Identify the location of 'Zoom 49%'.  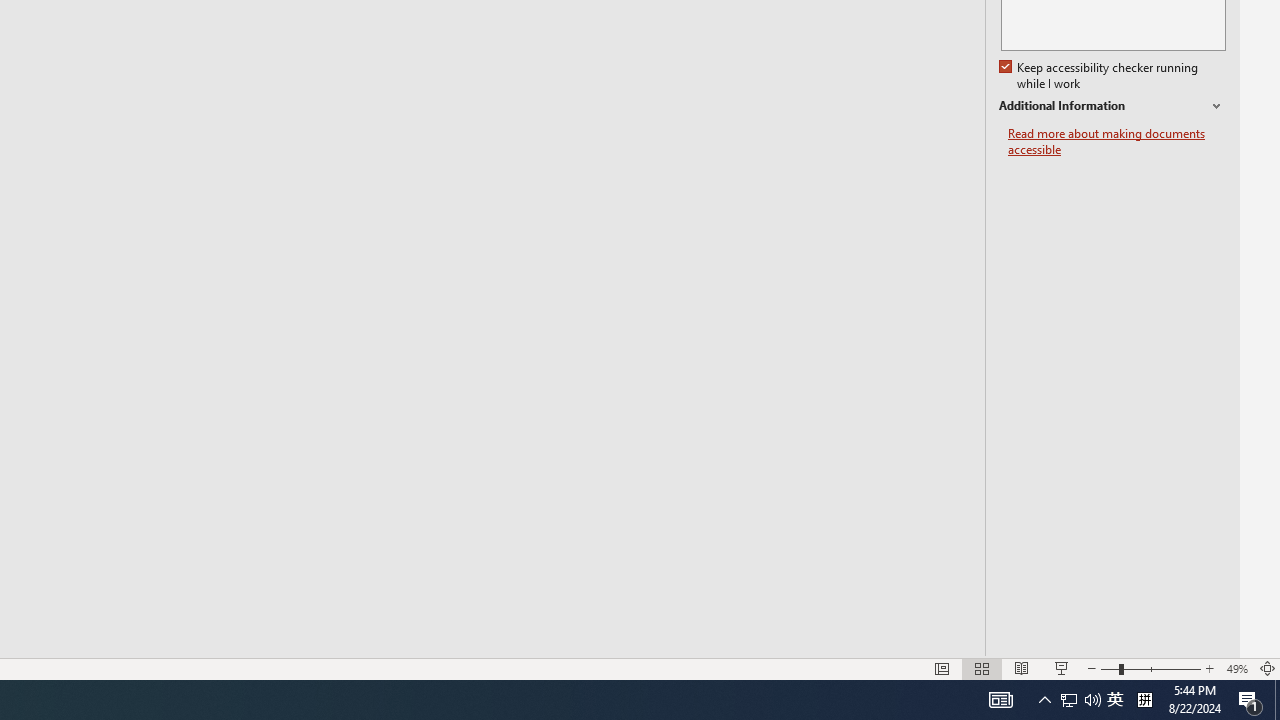
(1236, 669).